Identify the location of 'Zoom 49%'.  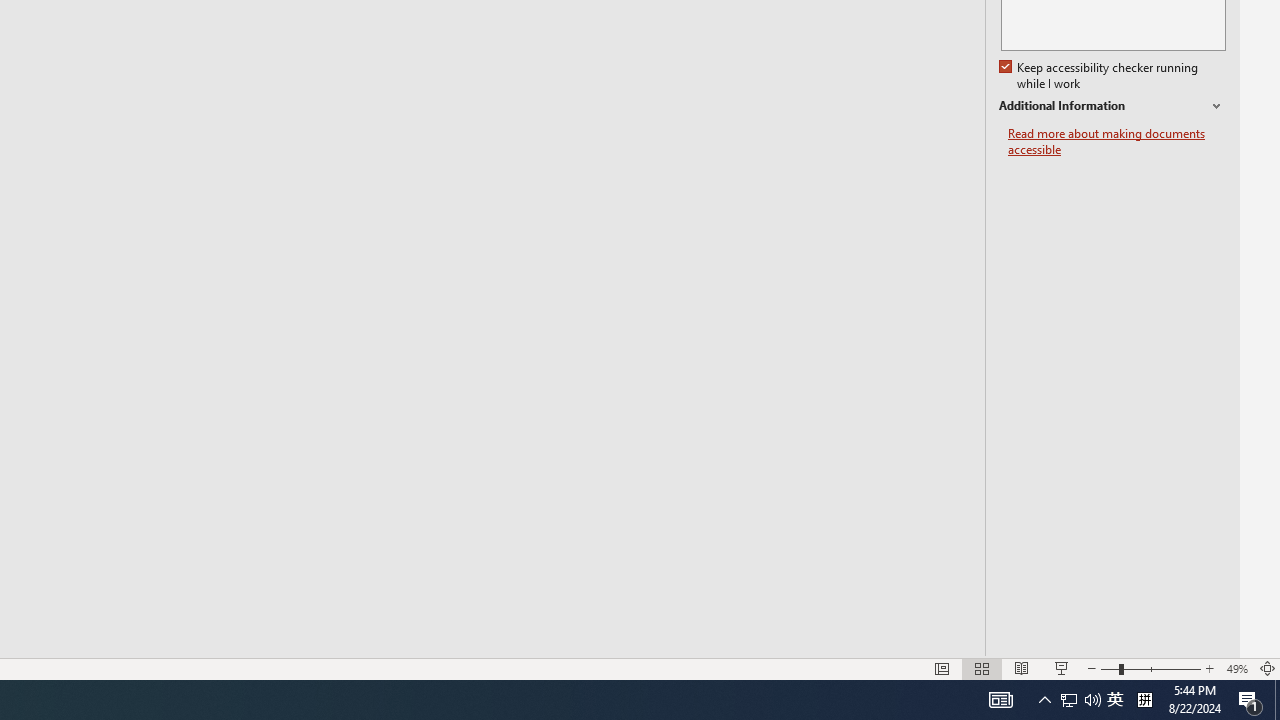
(1236, 669).